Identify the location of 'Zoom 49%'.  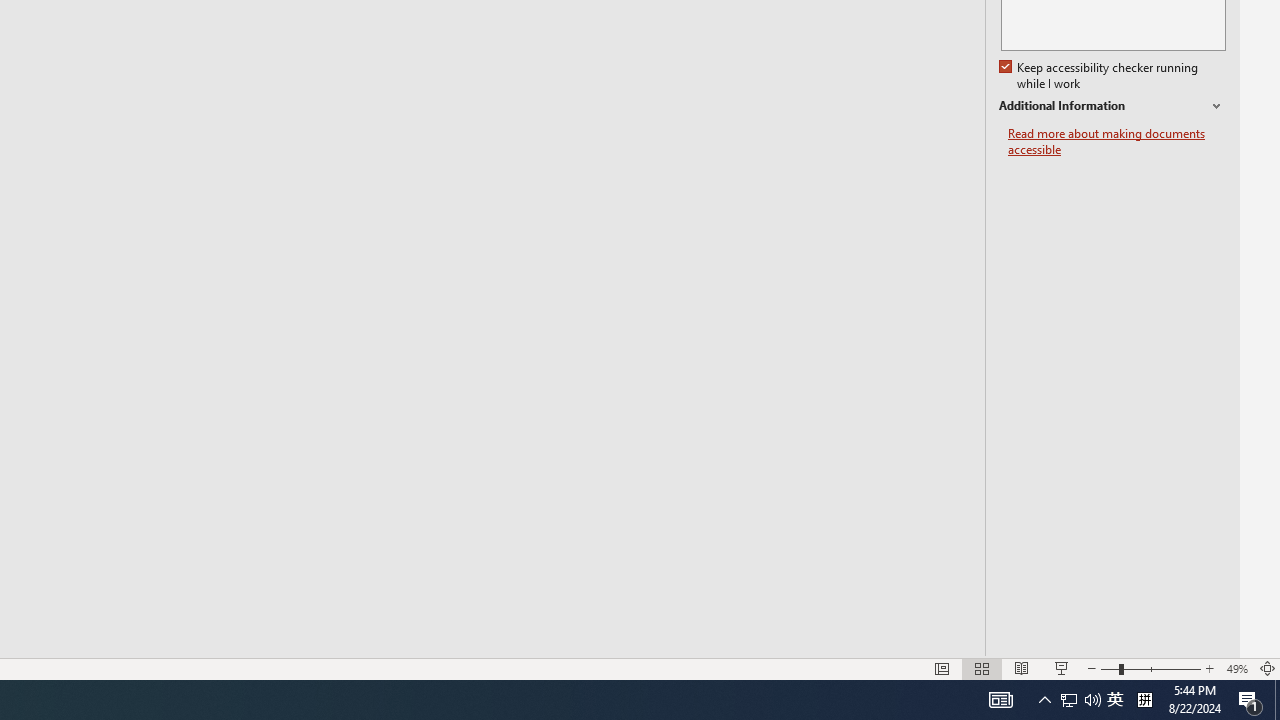
(1236, 669).